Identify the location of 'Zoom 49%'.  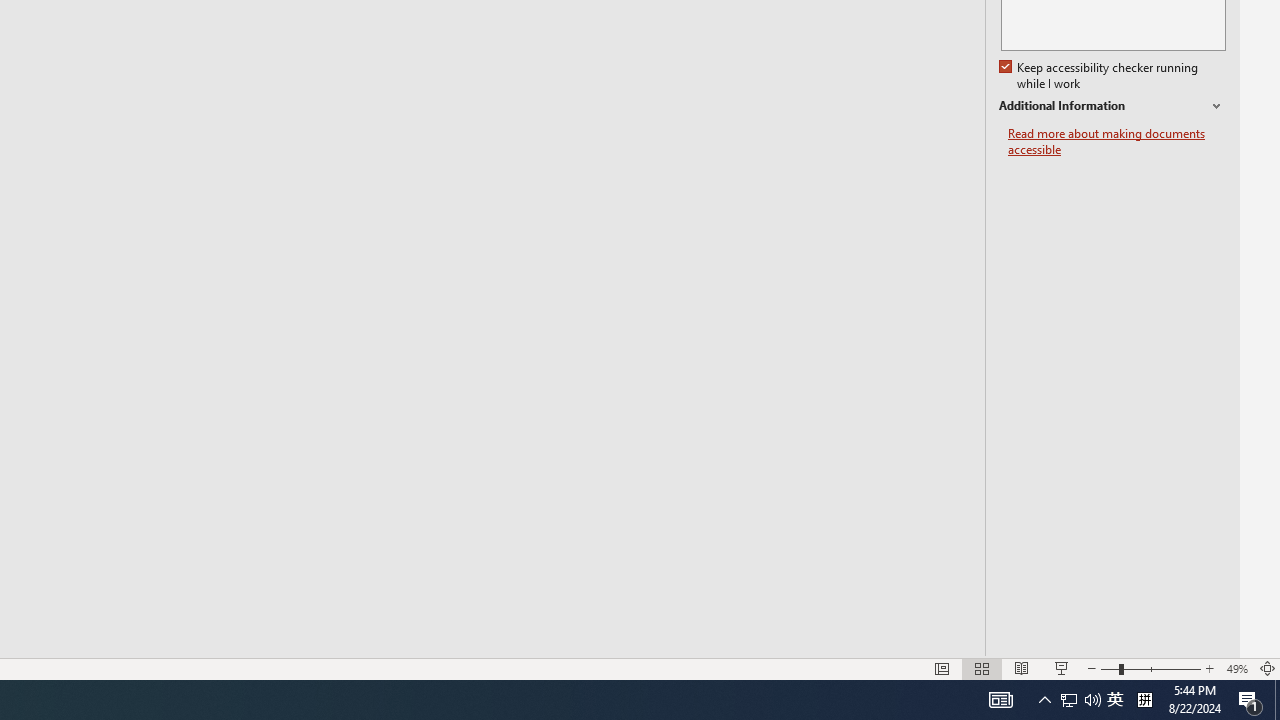
(1236, 669).